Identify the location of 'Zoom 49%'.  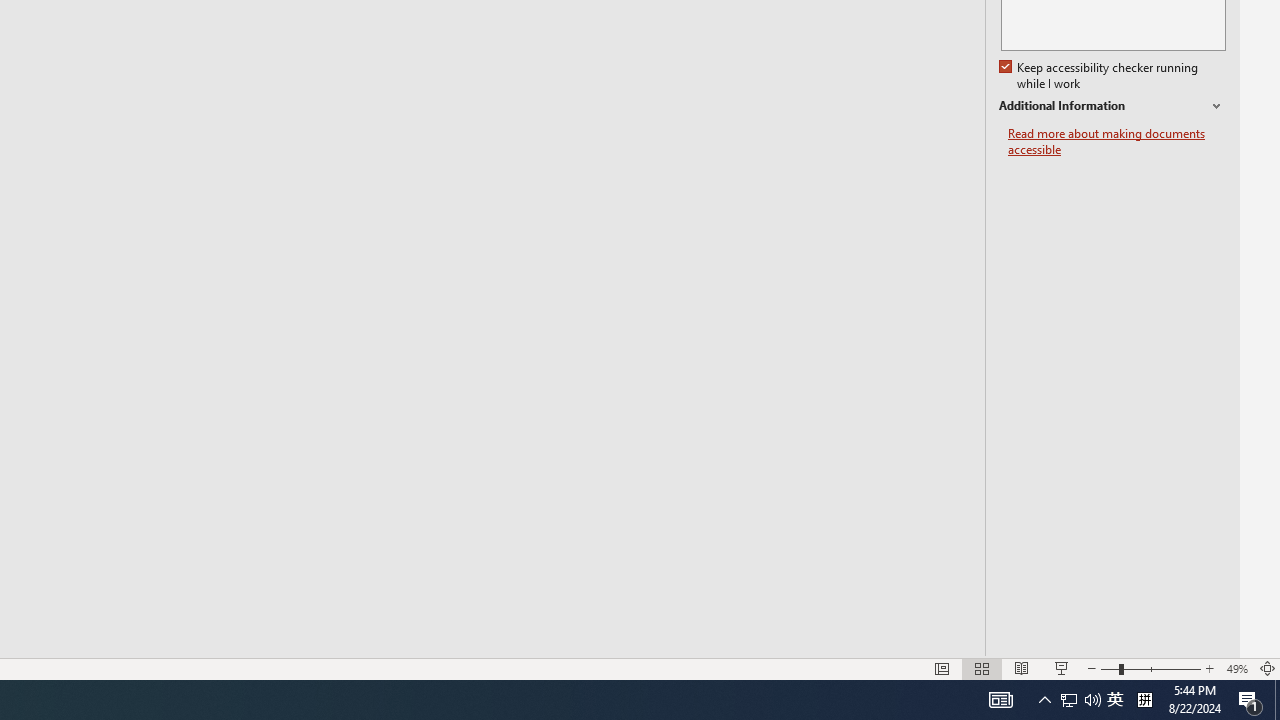
(1236, 669).